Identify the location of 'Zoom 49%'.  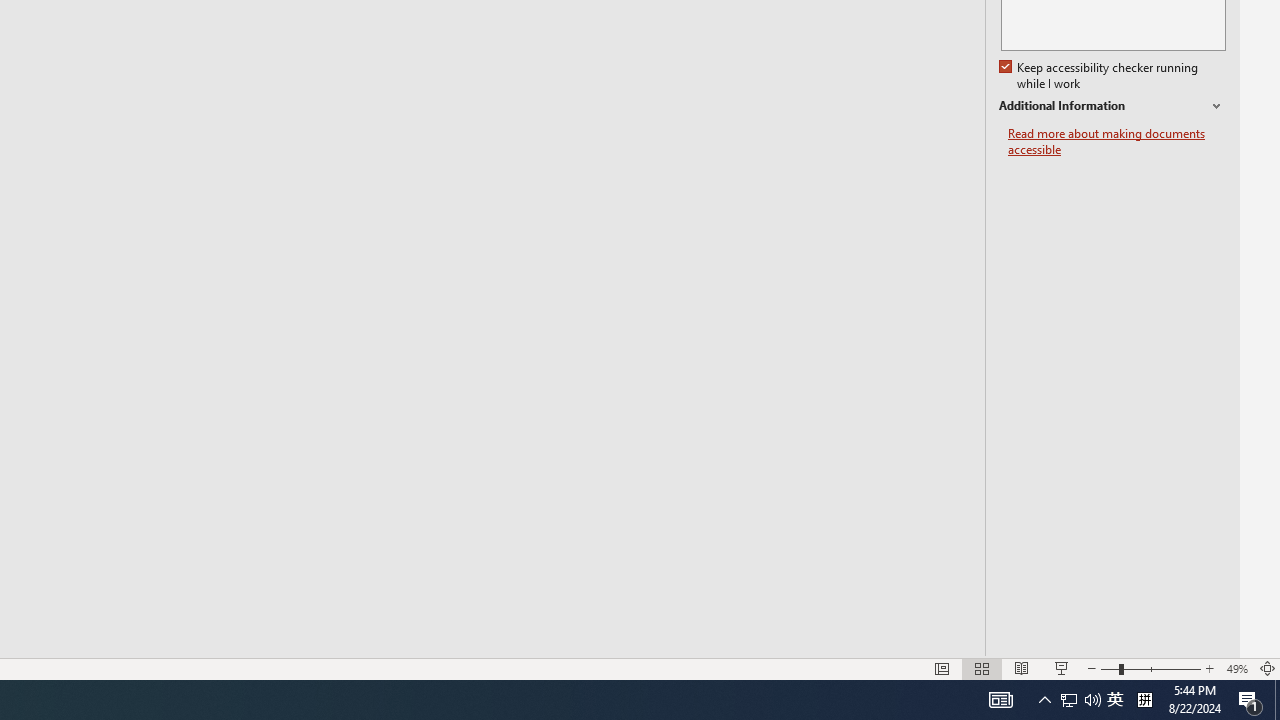
(1236, 669).